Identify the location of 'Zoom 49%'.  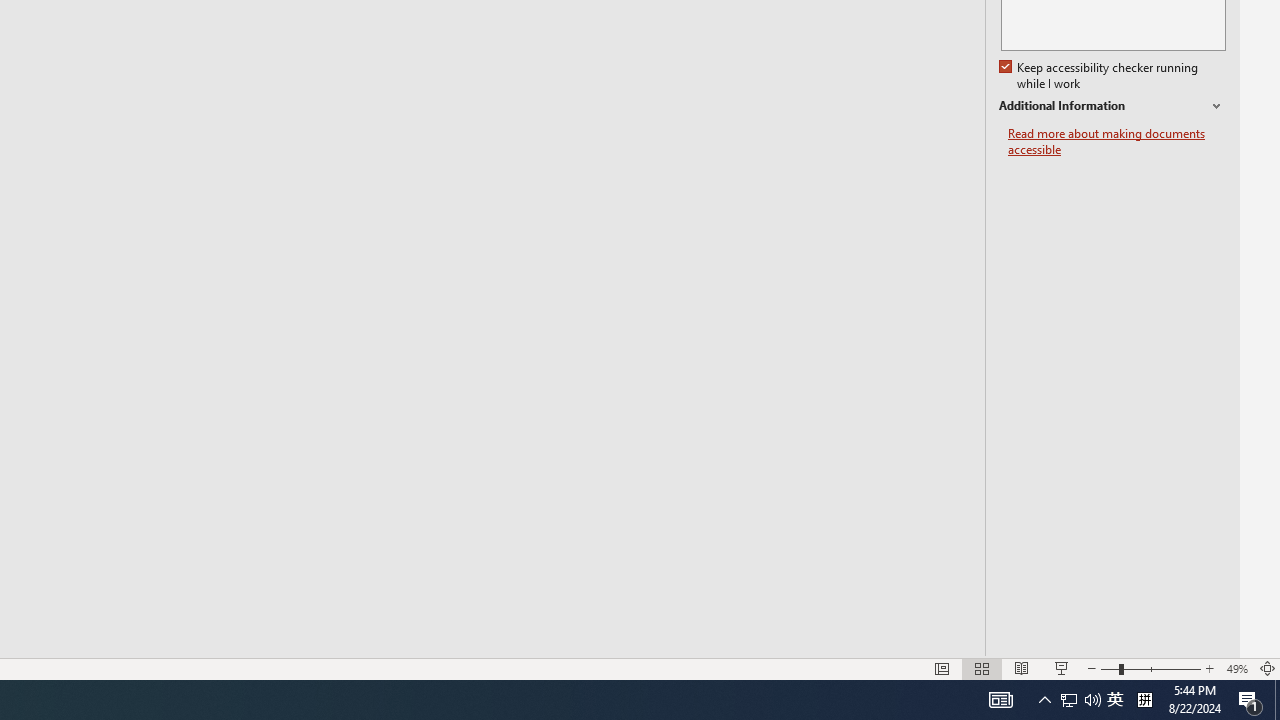
(1236, 669).